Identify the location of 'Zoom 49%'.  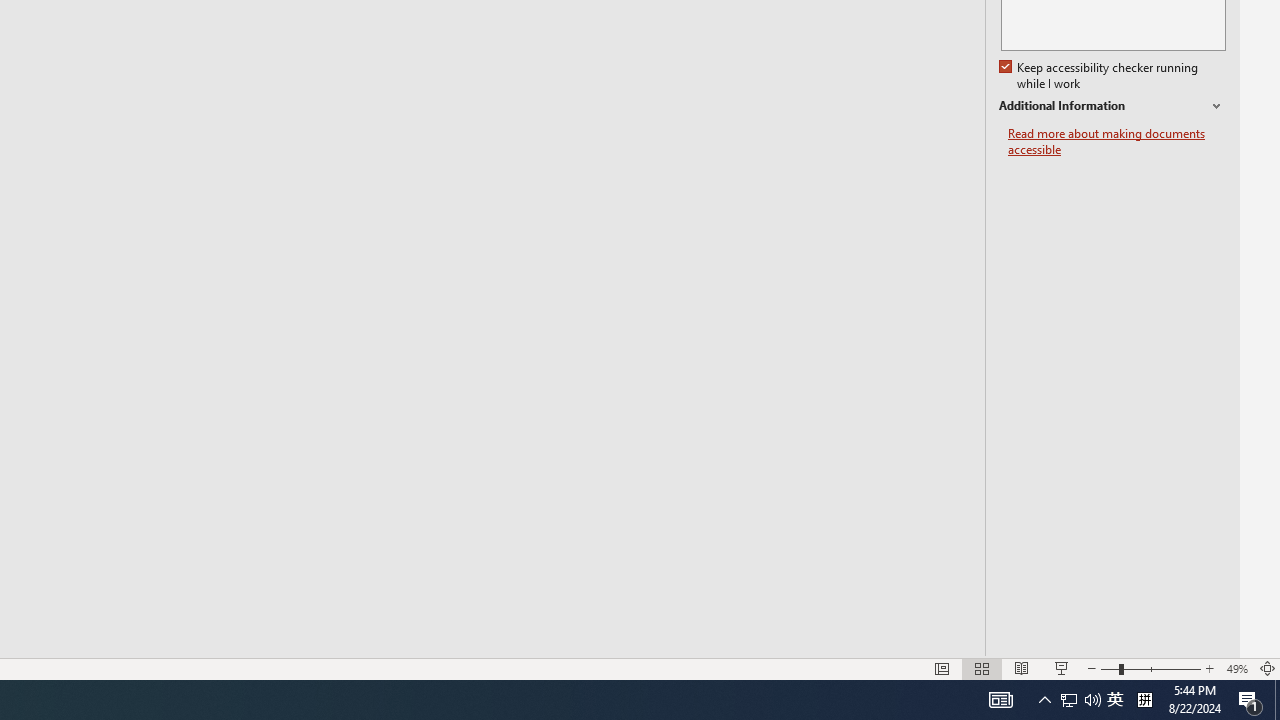
(1236, 669).